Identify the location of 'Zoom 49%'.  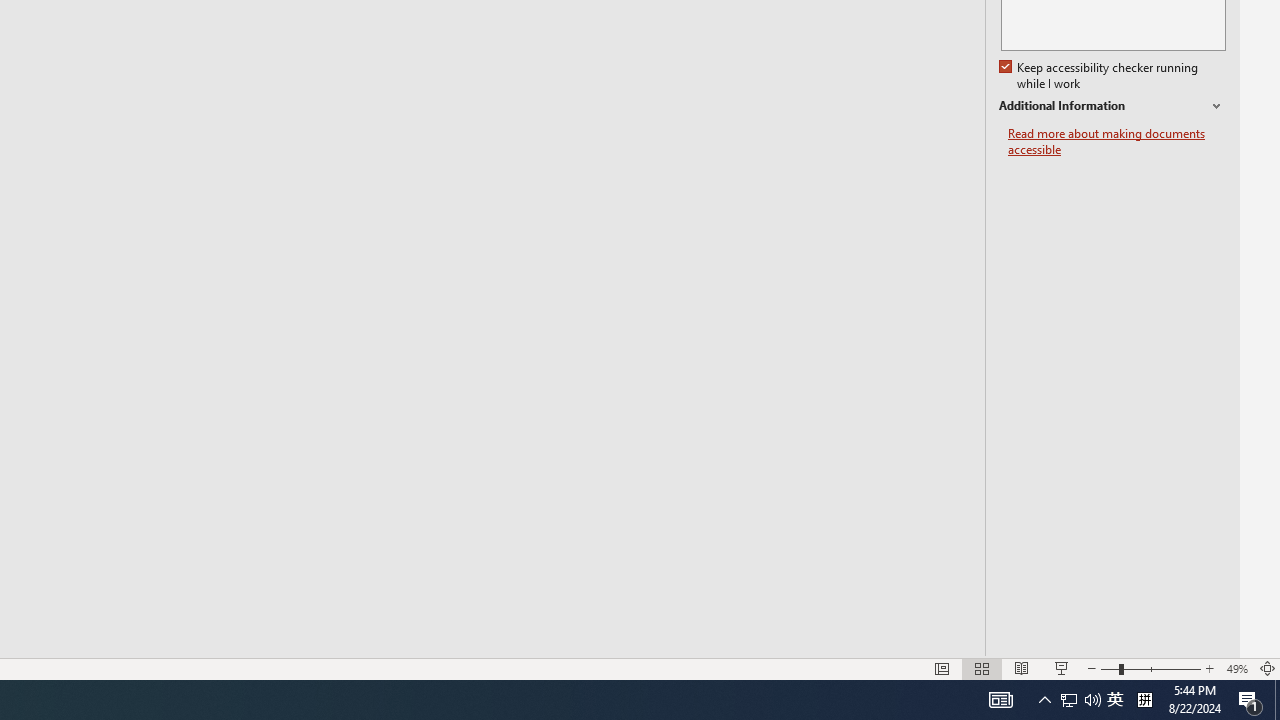
(1236, 669).